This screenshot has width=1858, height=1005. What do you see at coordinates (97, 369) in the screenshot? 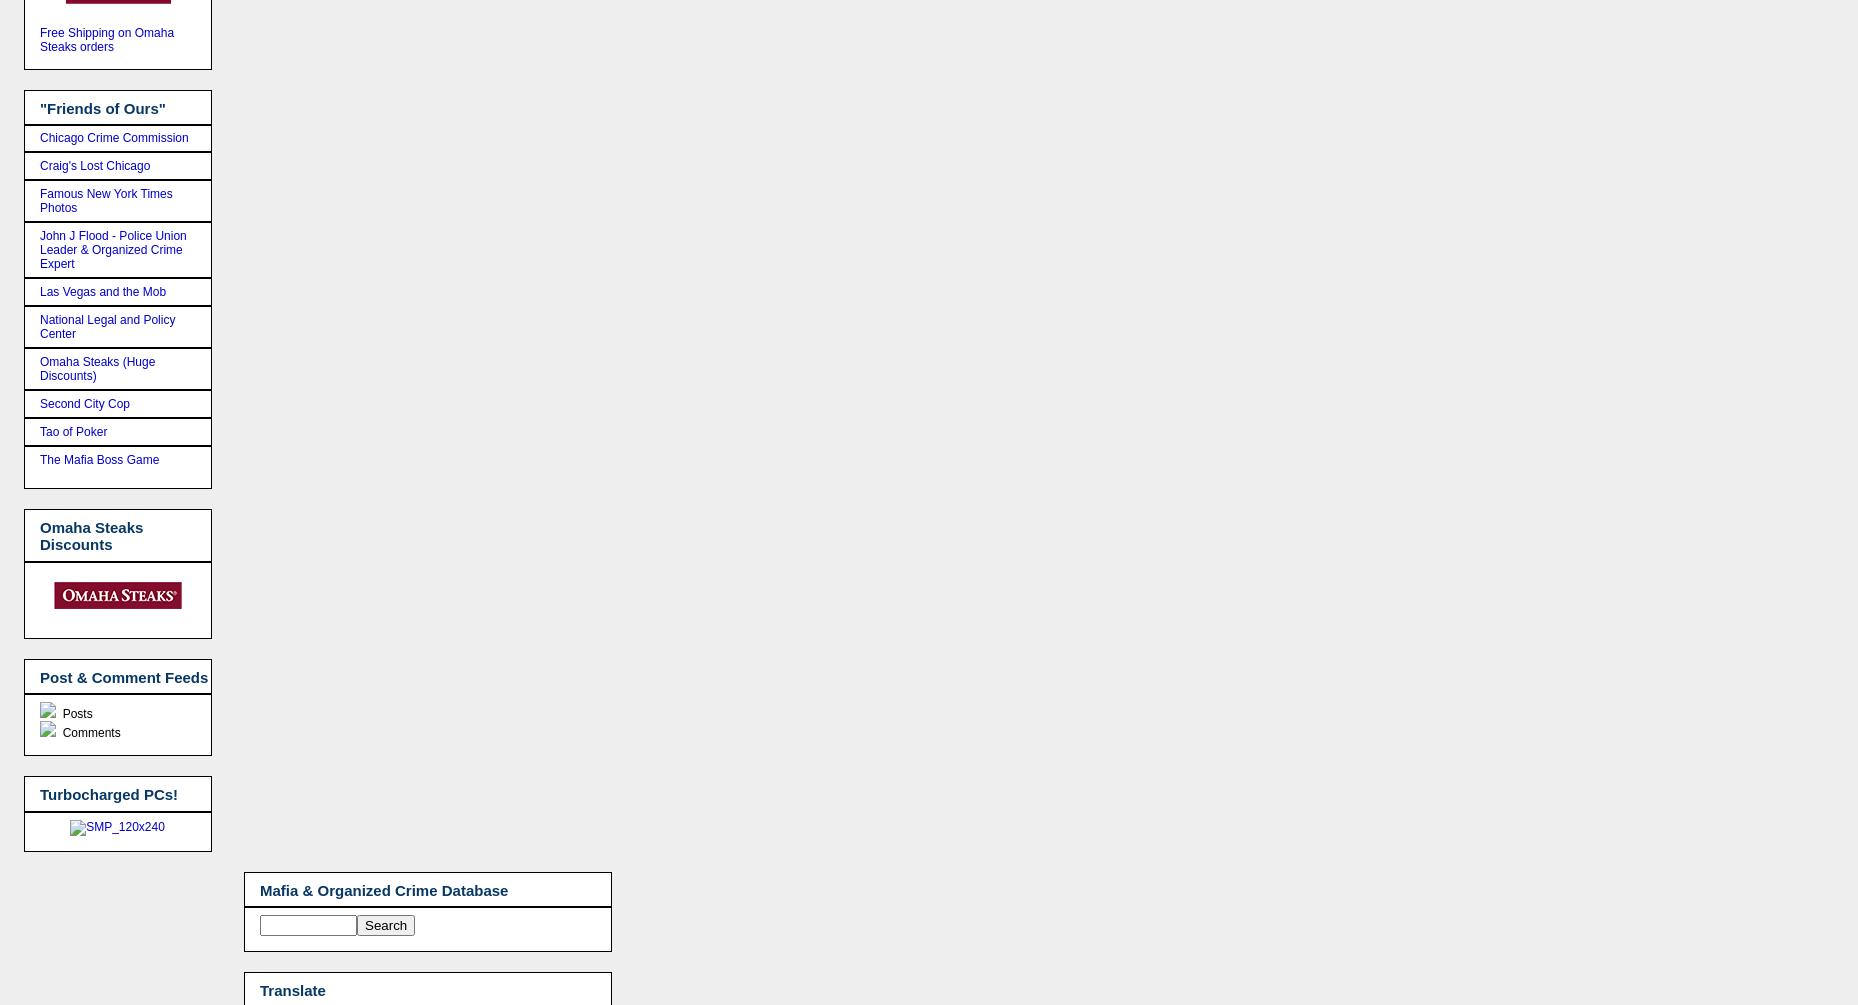
I see `'Omaha Steaks (Huge Discounts)'` at bounding box center [97, 369].